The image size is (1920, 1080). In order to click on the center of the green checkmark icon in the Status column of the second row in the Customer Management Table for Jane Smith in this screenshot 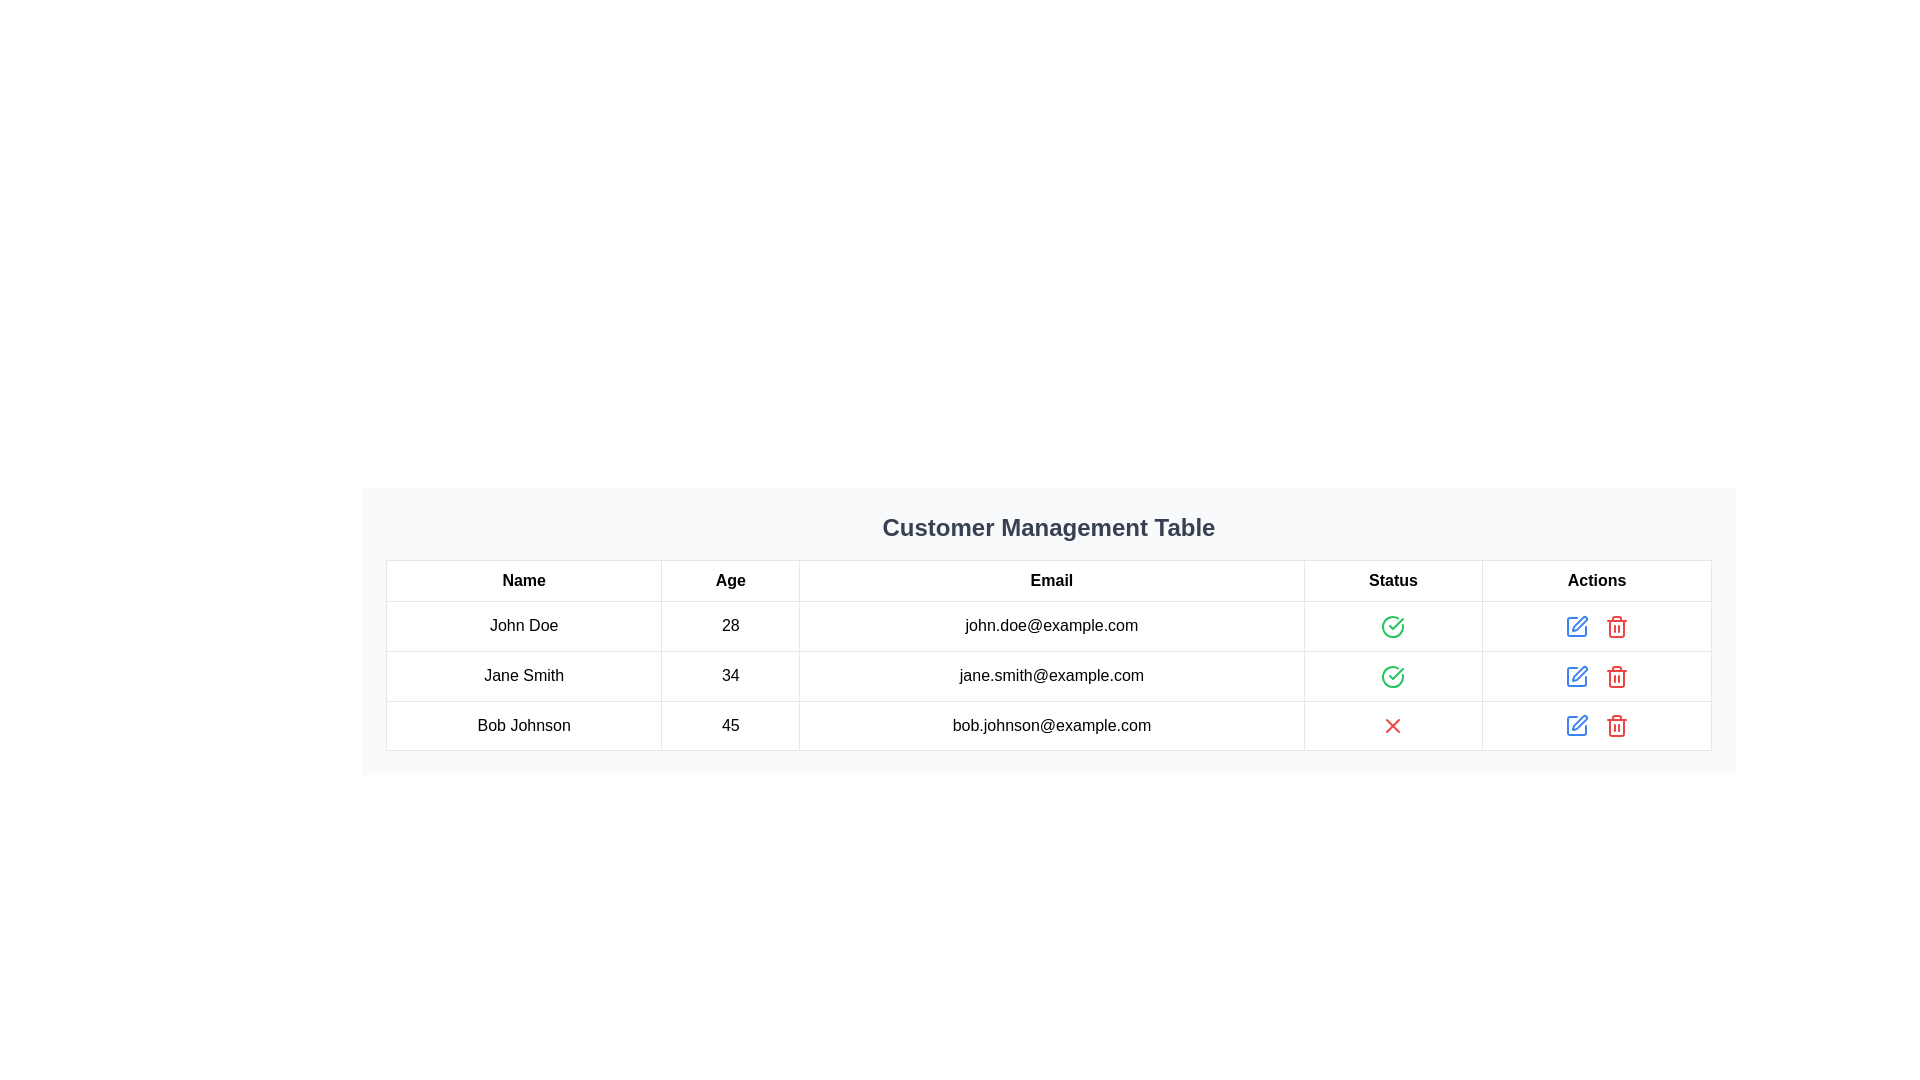, I will do `click(1395, 622)`.